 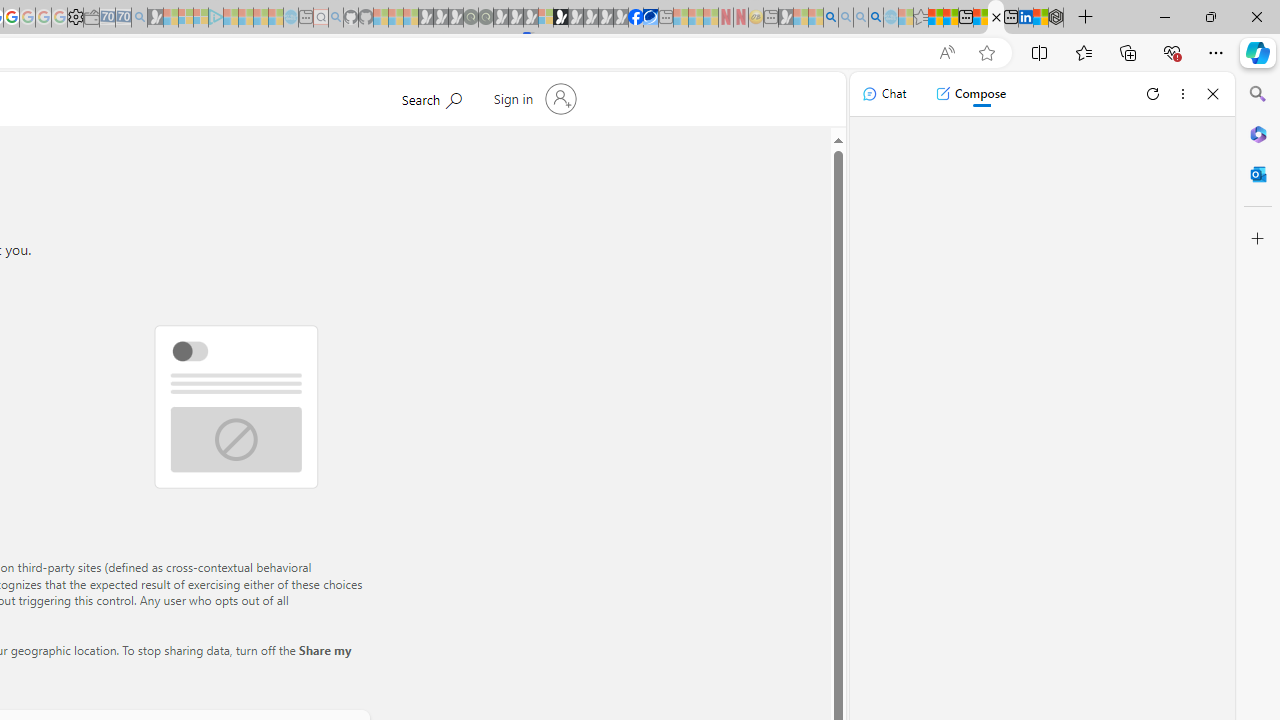 What do you see at coordinates (430, 97) in the screenshot?
I see `'Search Microsoft.com'` at bounding box center [430, 97].